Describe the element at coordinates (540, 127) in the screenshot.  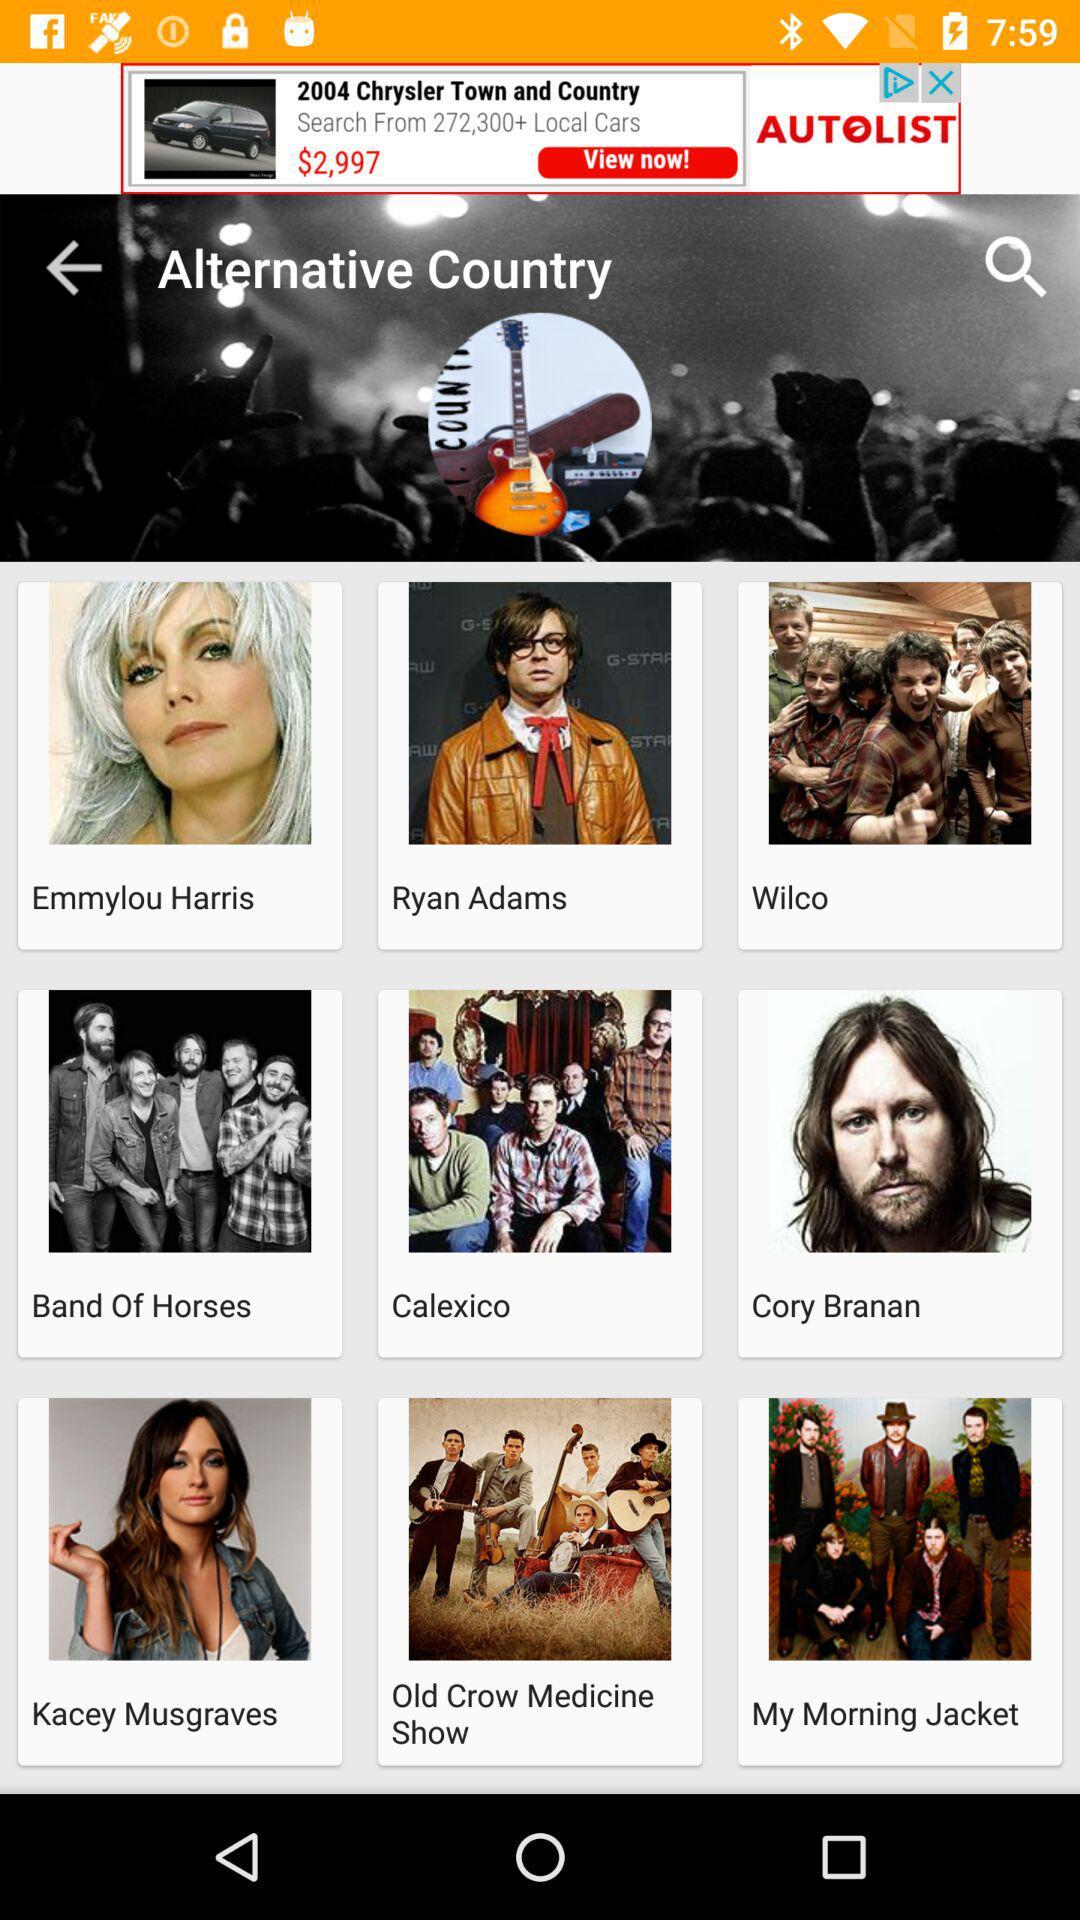
I see `advertisement page` at that location.